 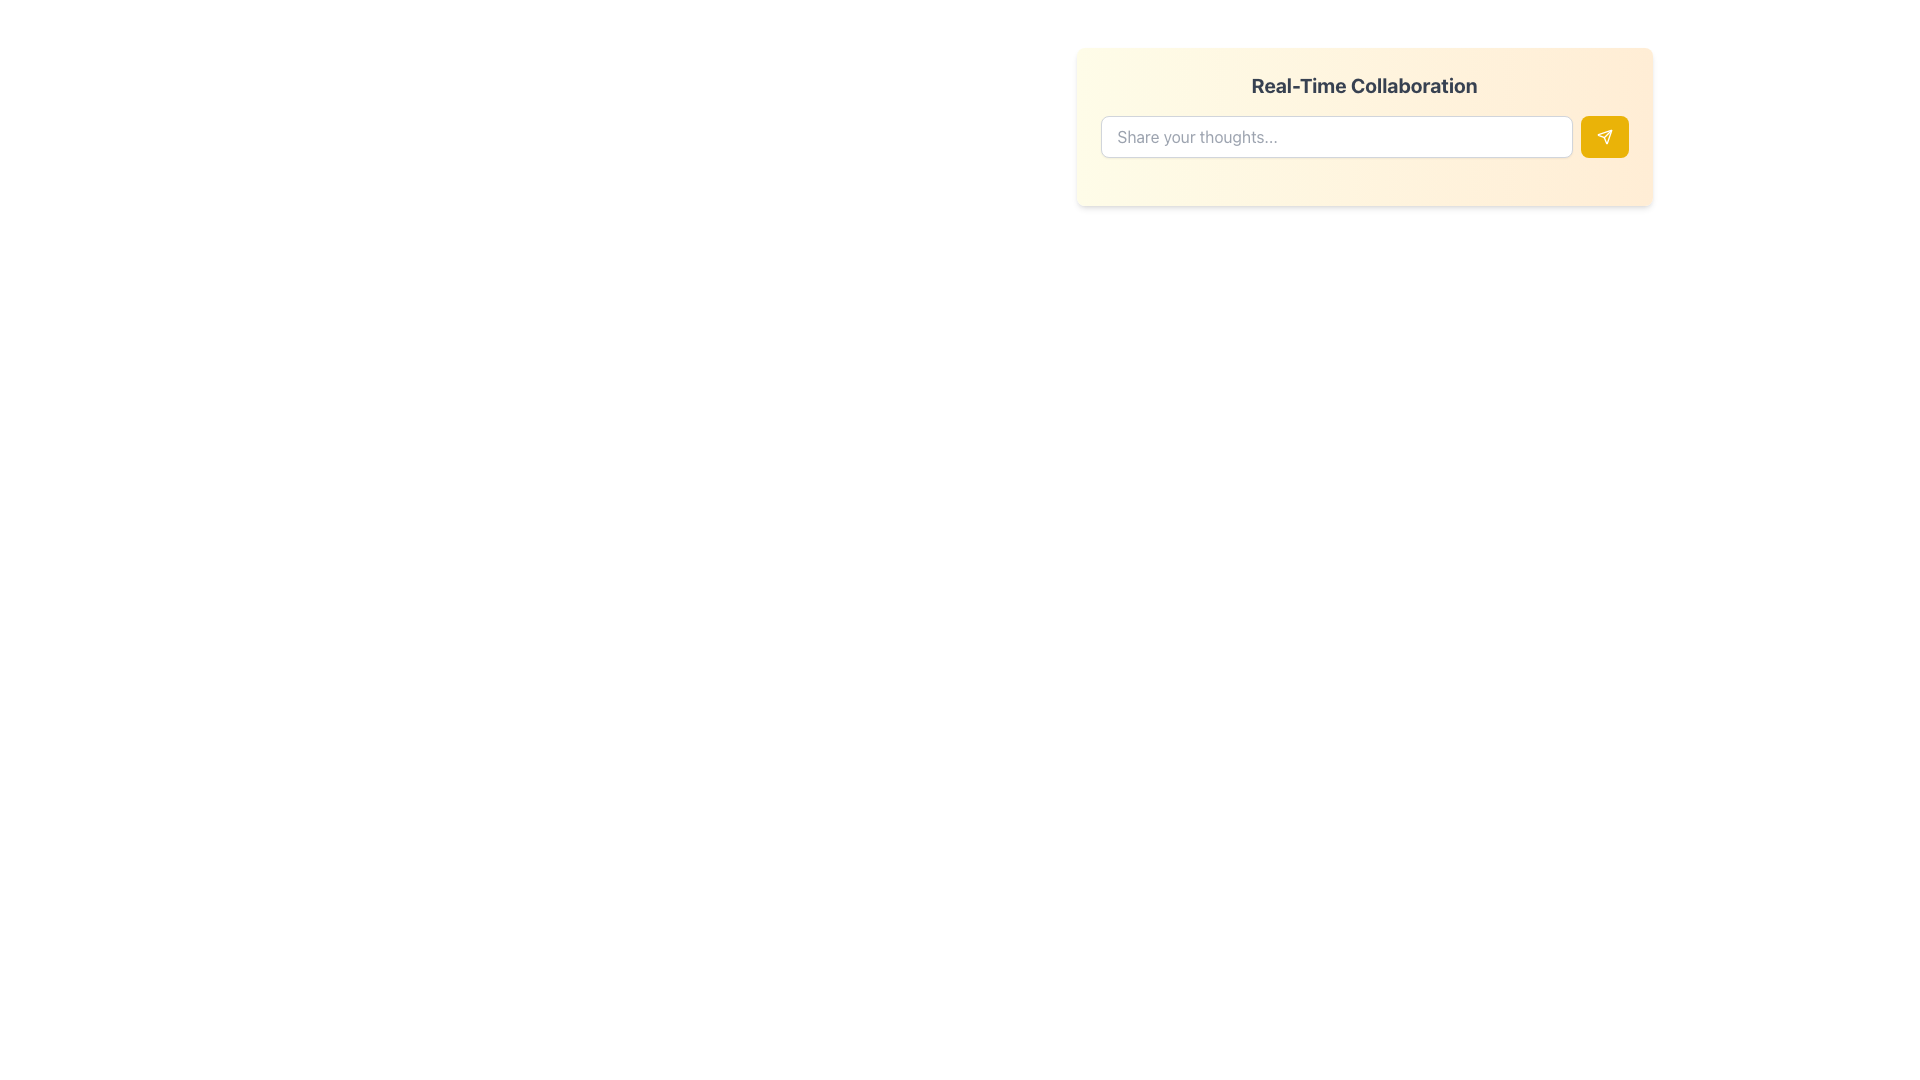 I want to click on the yellow rectangular button with a paper plane icon in the 'Real-Time Collaboration' section, so click(x=1604, y=136).